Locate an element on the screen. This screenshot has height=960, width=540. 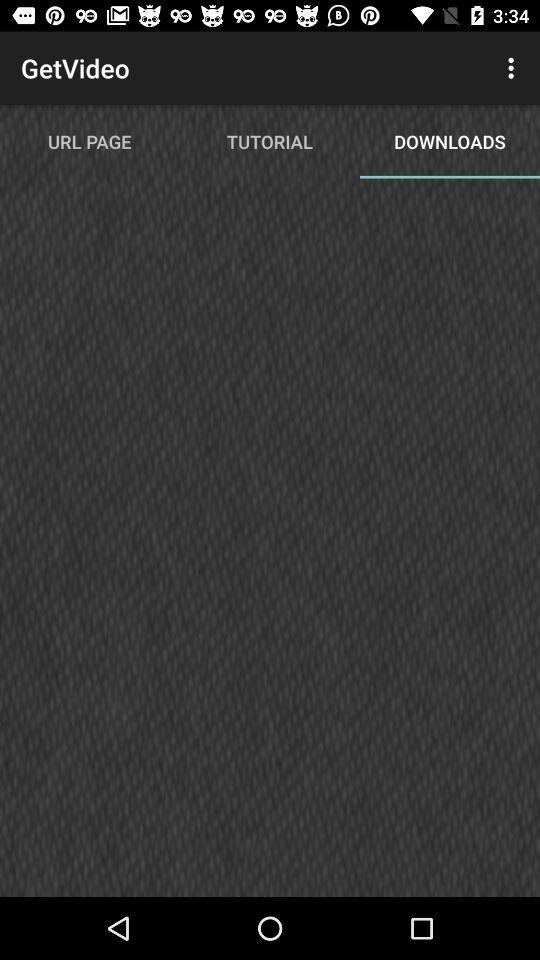
the item below url page is located at coordinates (270, 546).